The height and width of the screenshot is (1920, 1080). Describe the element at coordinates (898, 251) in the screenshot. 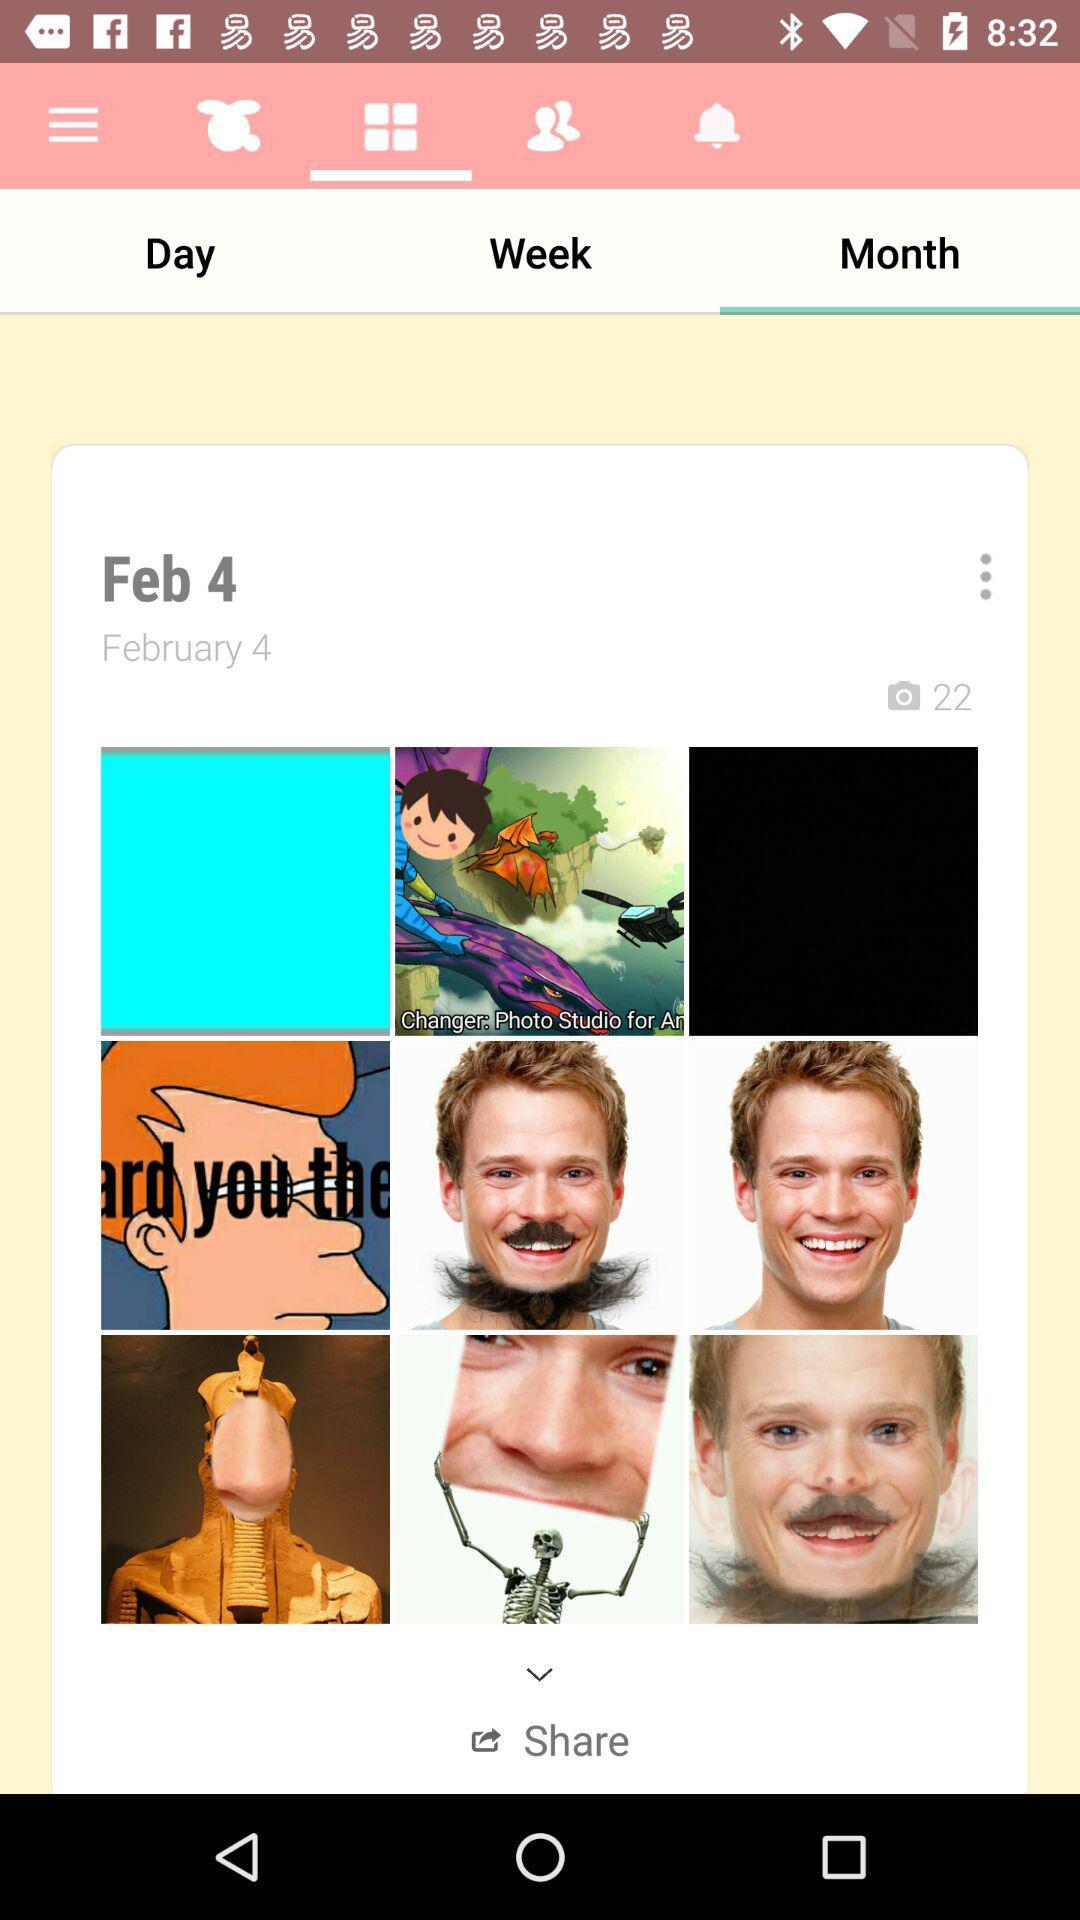

I see `the app to the right of the week item` at that location.